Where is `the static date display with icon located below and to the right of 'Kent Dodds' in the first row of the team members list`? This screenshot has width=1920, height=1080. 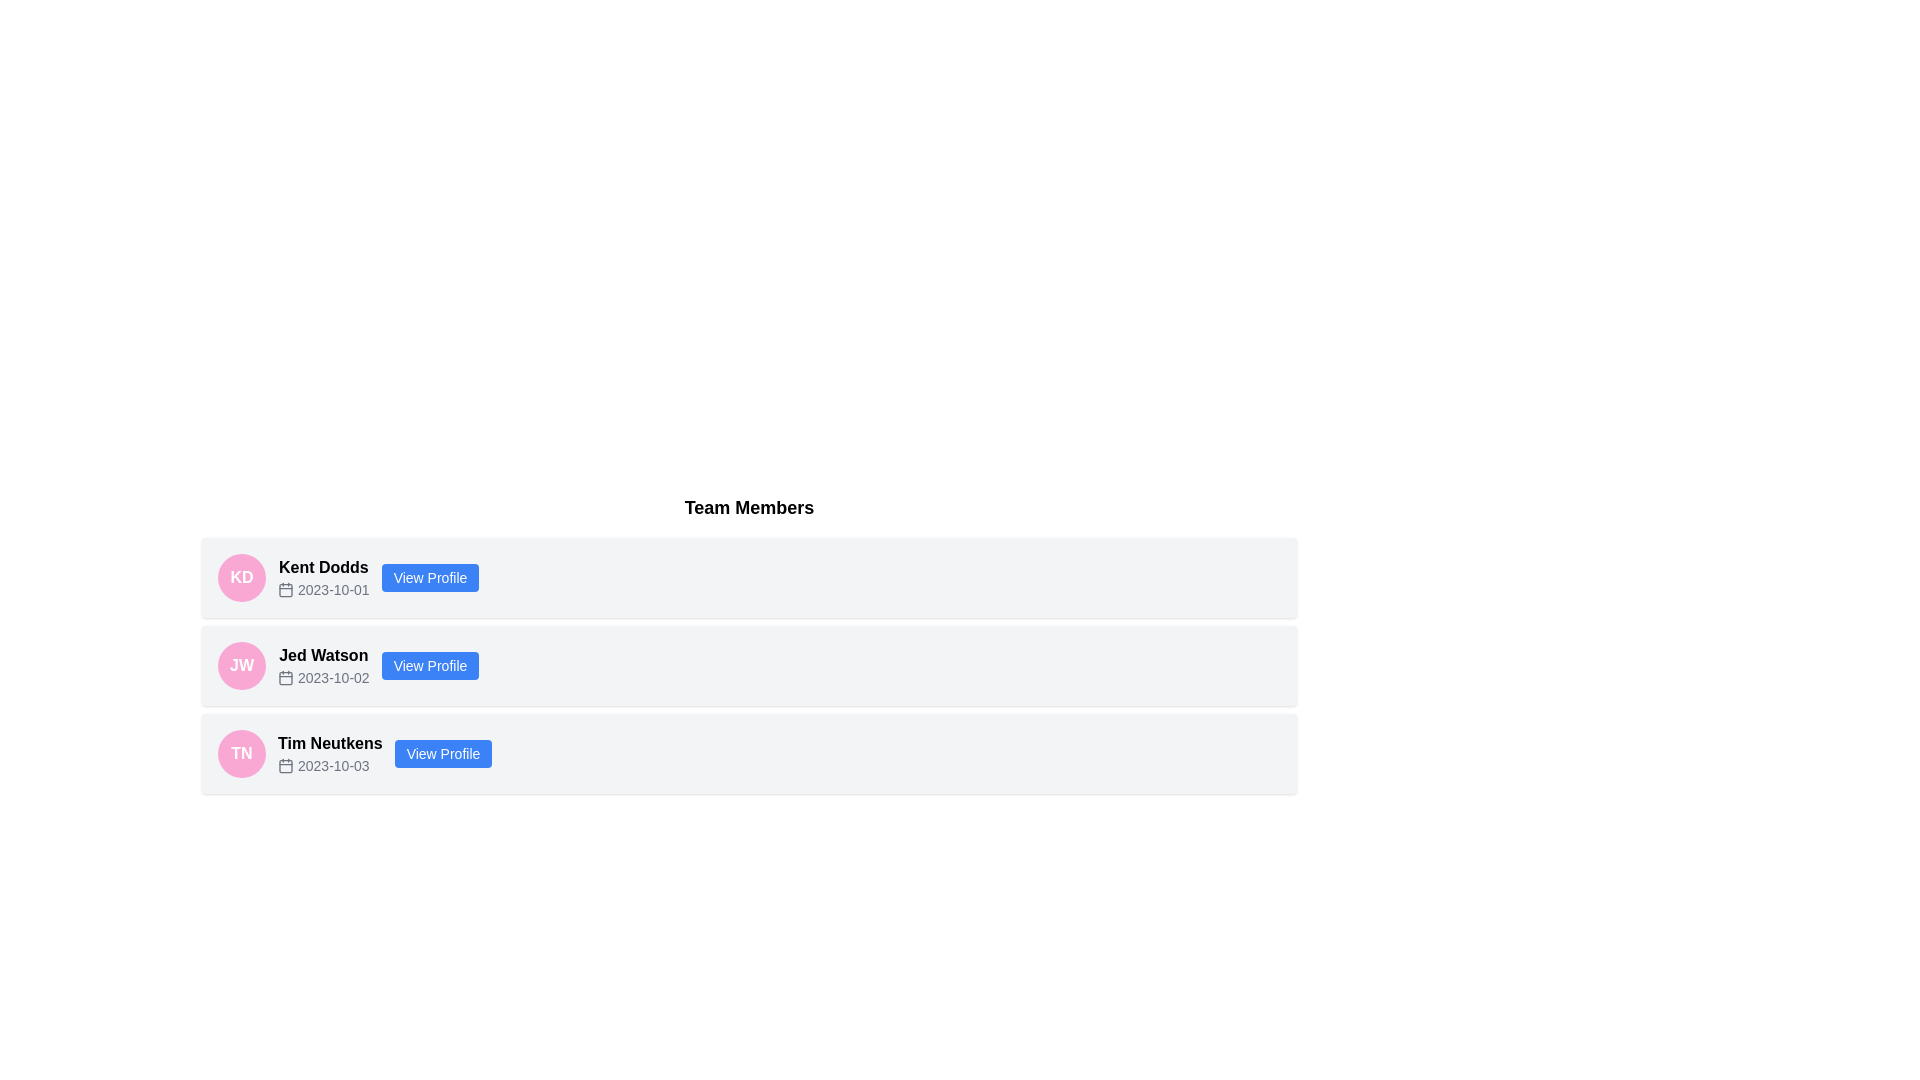 the static date display with icon located below and to the right of 'Kent Dodds' in the first row of the team members list is located at coordinates (323, 589).